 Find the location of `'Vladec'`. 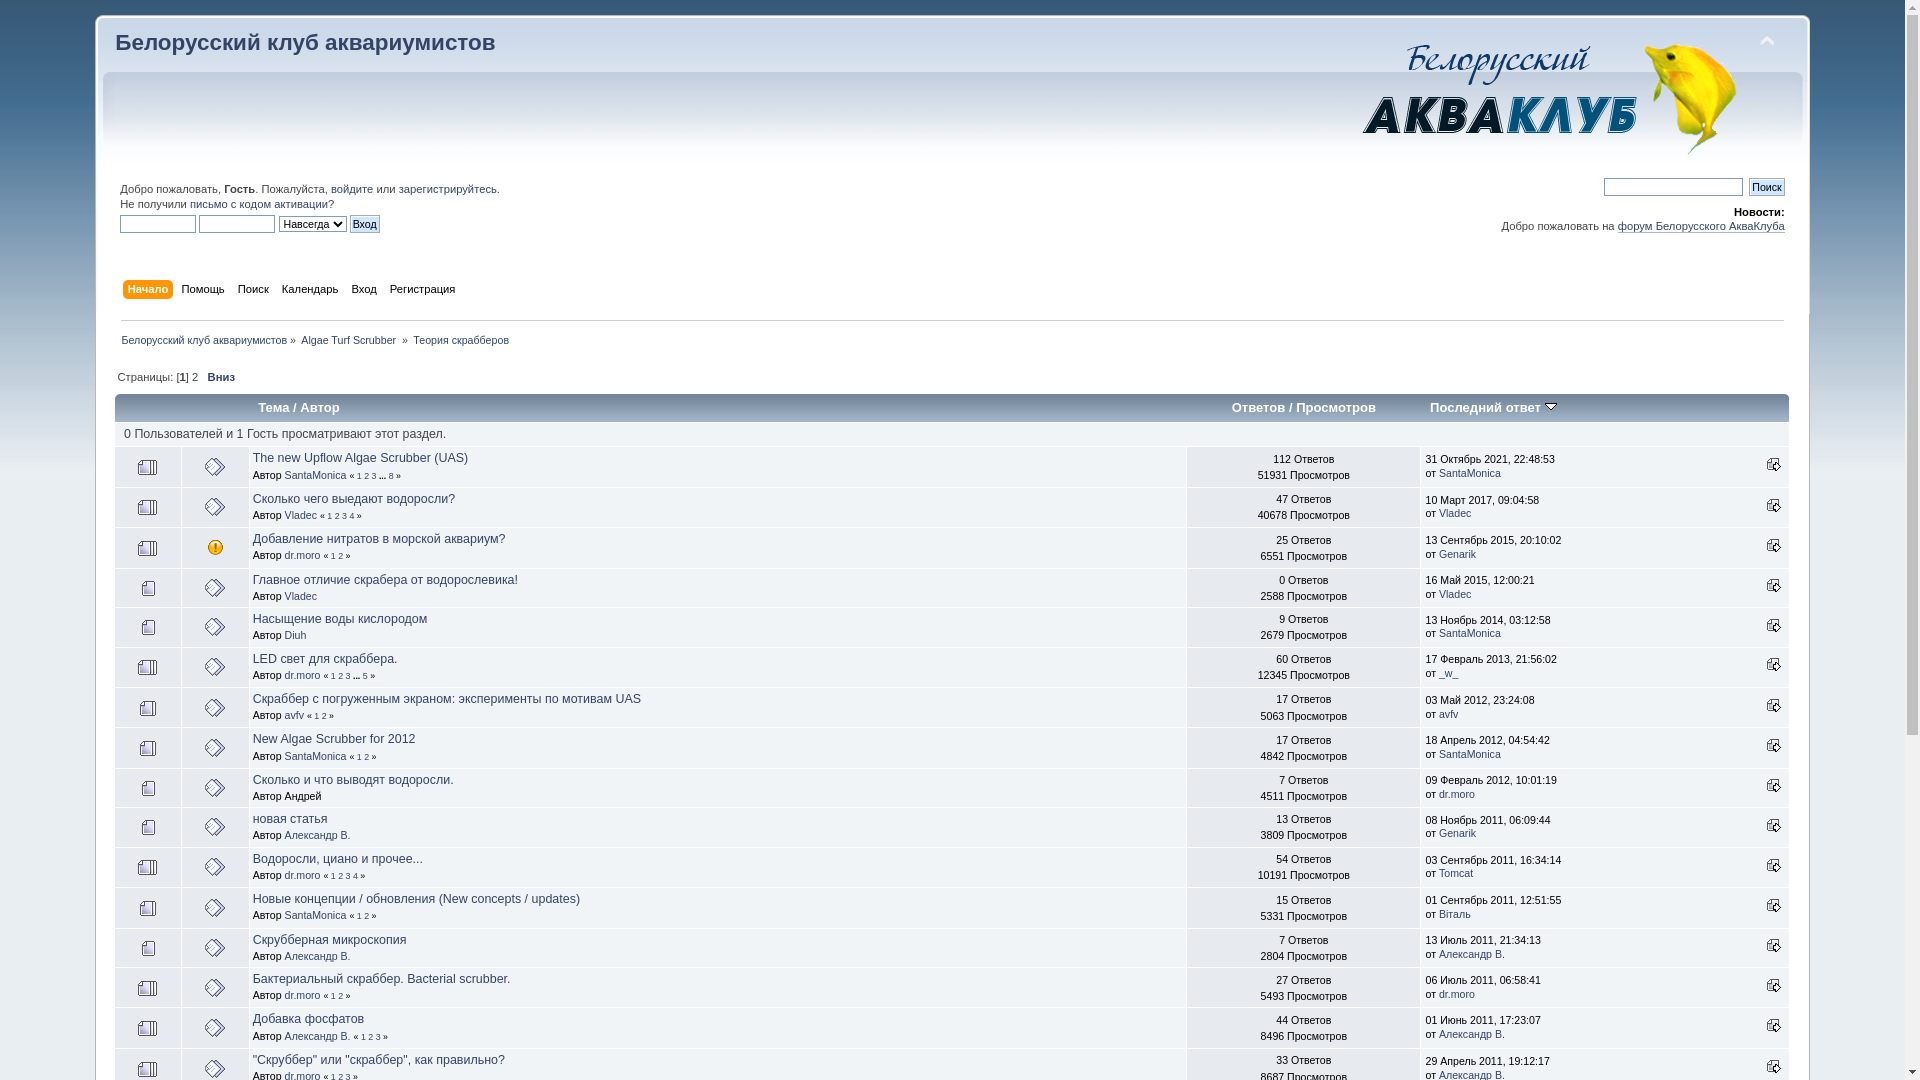

'Vladec' is located at coordinates (300, 595).